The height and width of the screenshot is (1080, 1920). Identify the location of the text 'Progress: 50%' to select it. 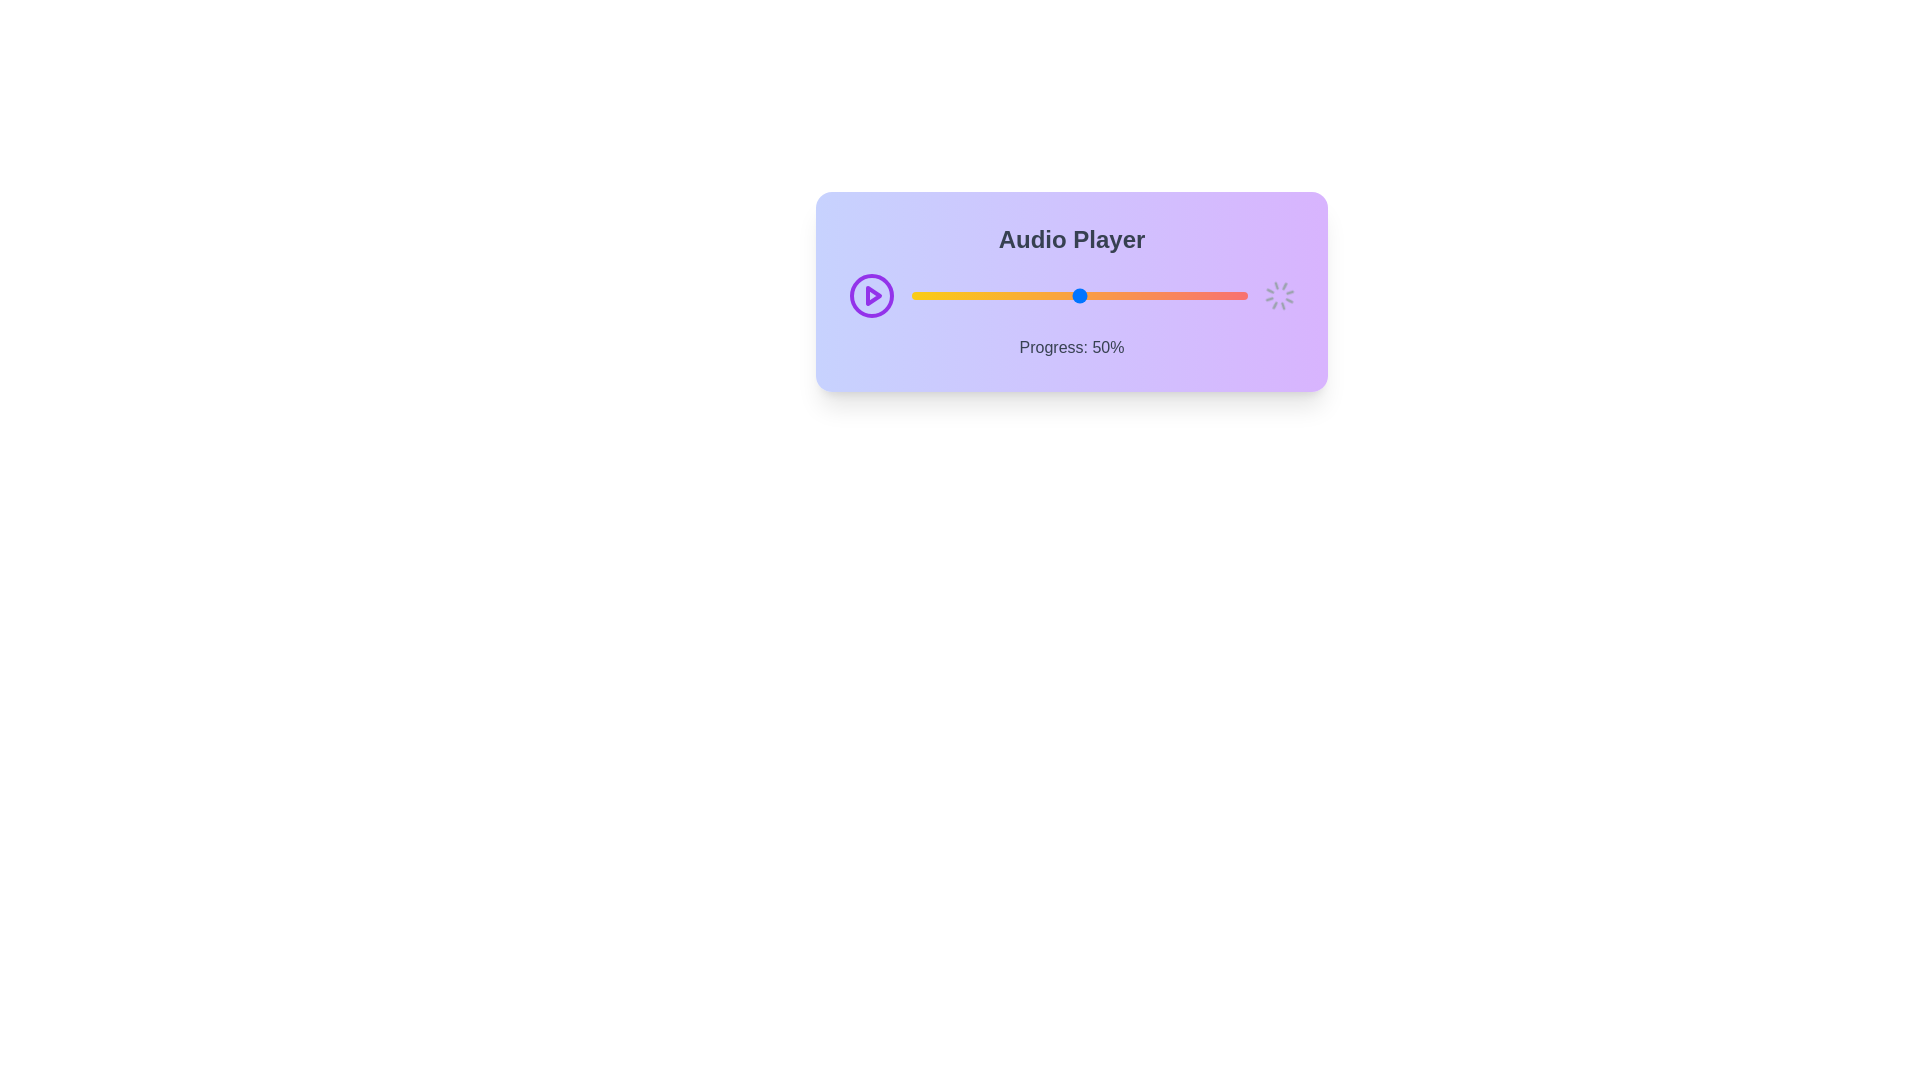
(1070, 346).